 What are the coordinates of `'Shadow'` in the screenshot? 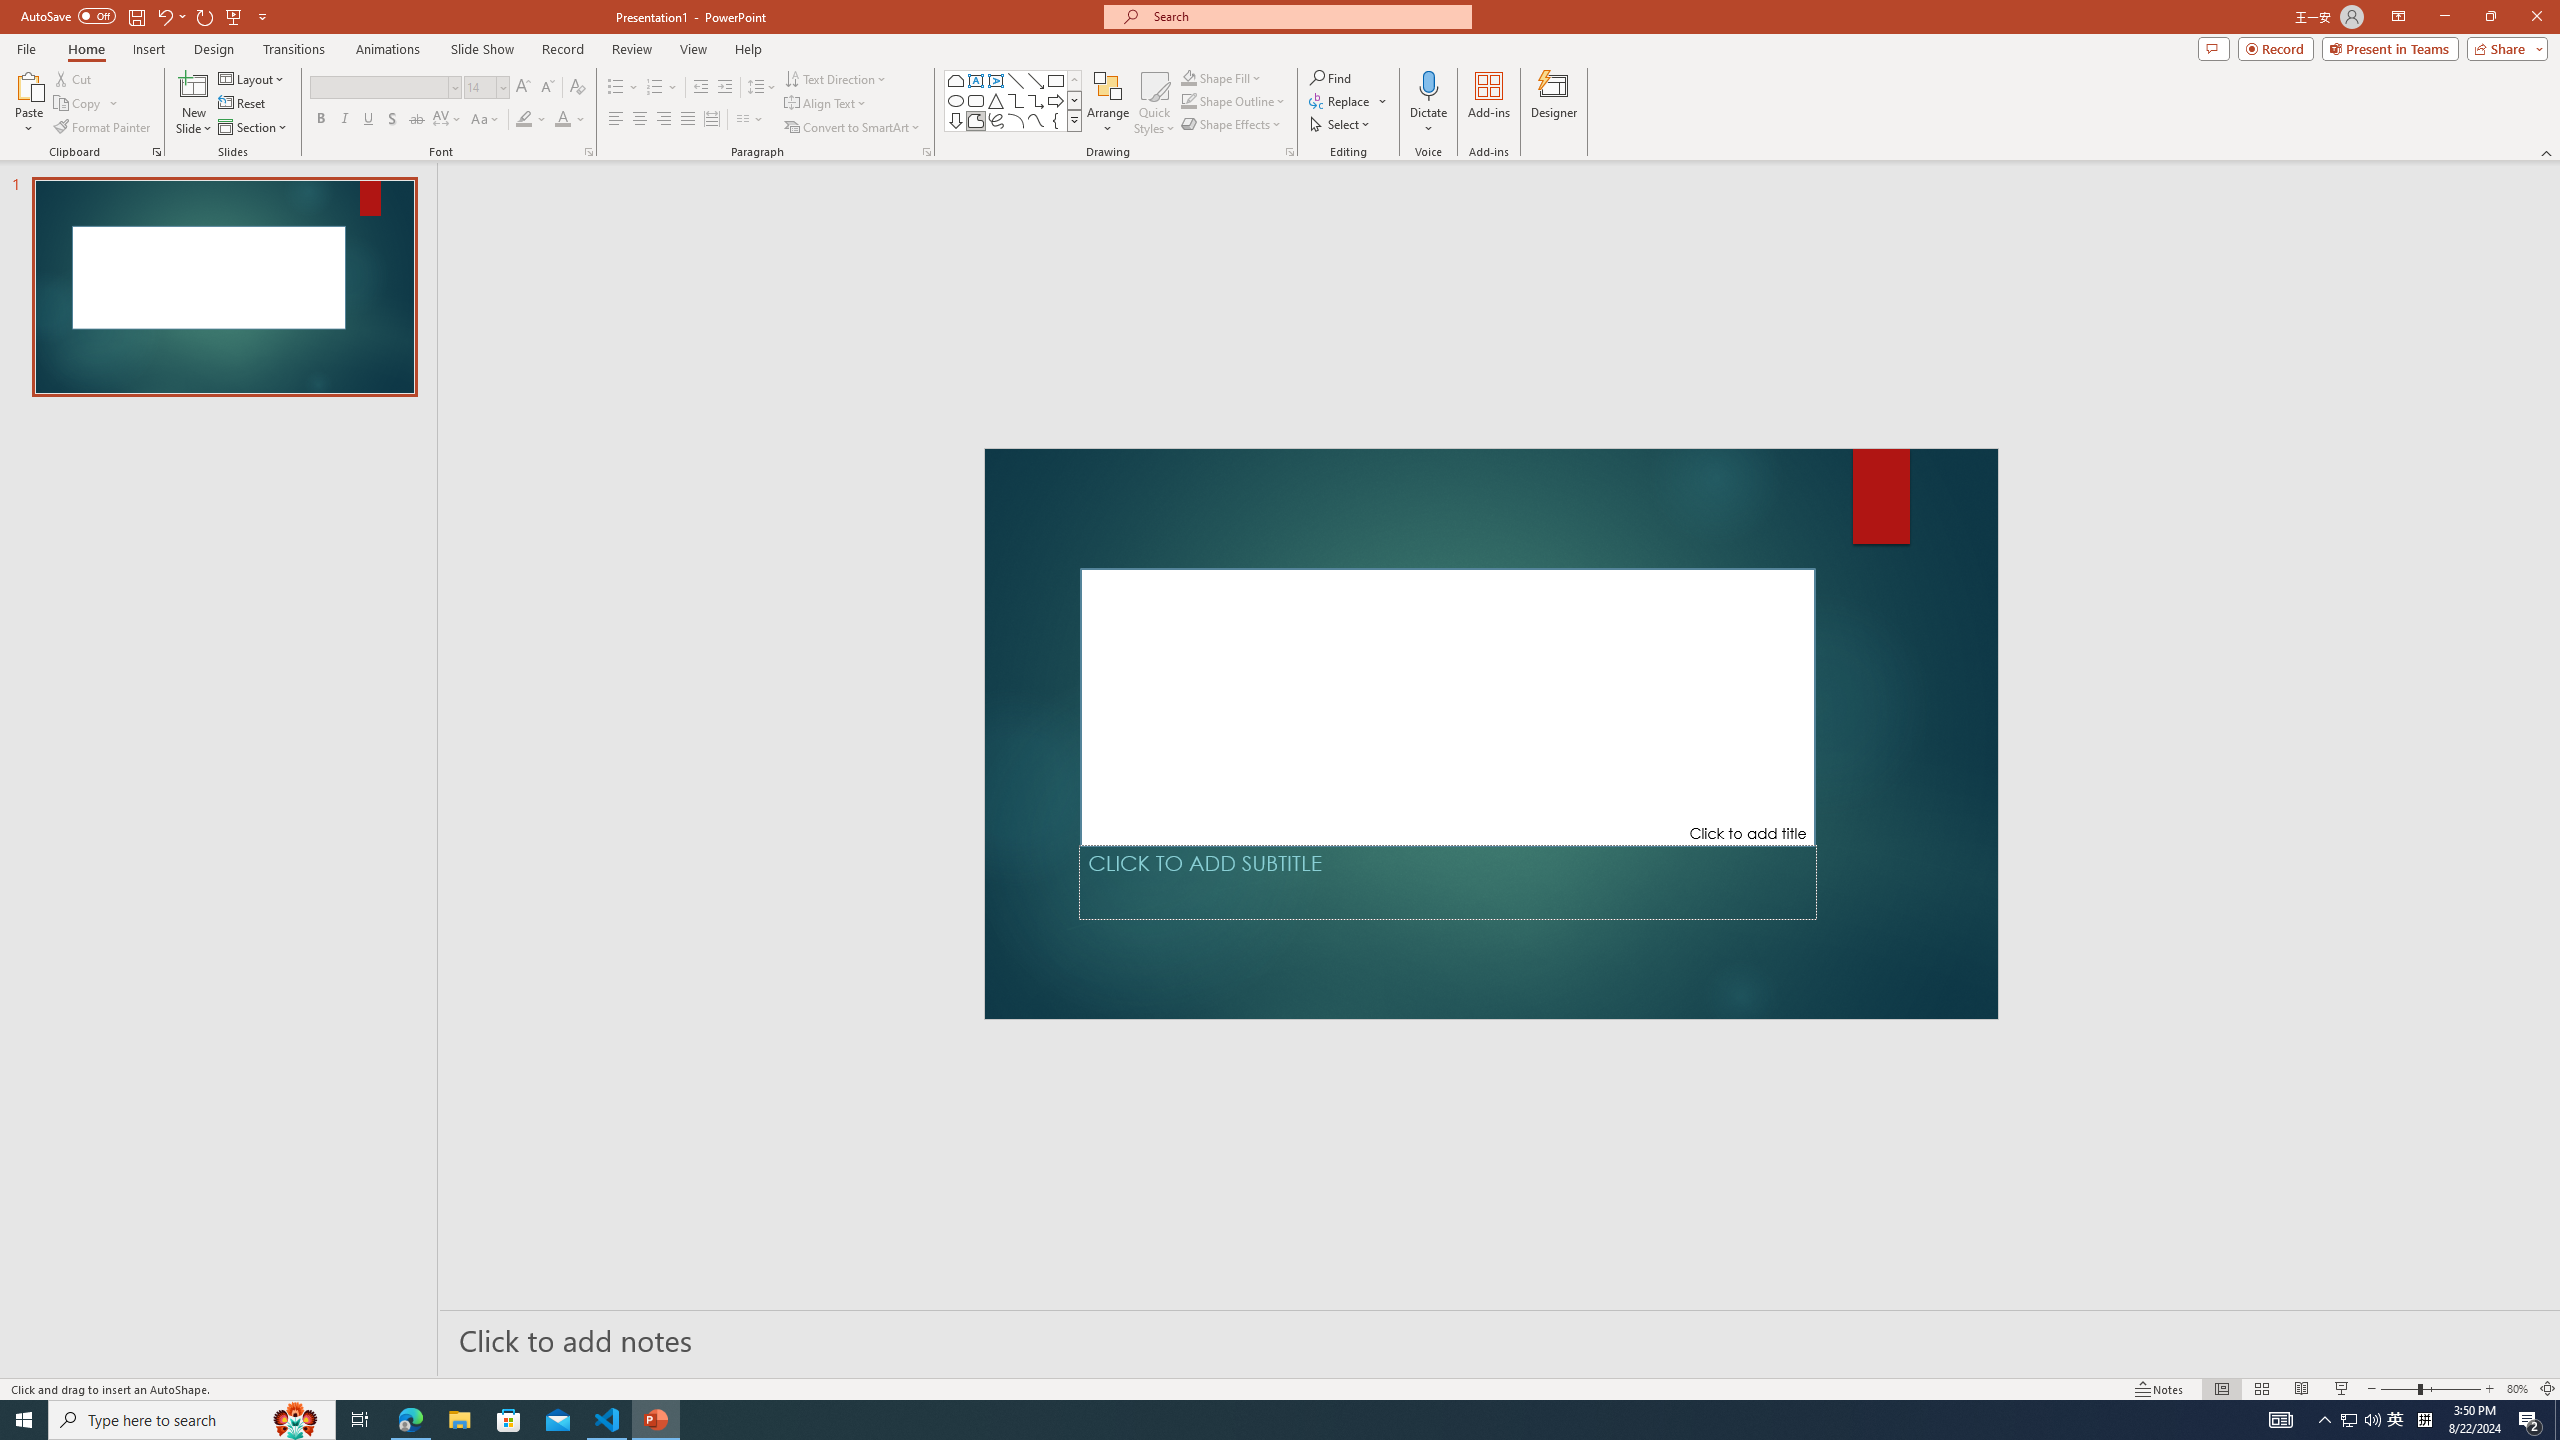 It's located at (391, 118).